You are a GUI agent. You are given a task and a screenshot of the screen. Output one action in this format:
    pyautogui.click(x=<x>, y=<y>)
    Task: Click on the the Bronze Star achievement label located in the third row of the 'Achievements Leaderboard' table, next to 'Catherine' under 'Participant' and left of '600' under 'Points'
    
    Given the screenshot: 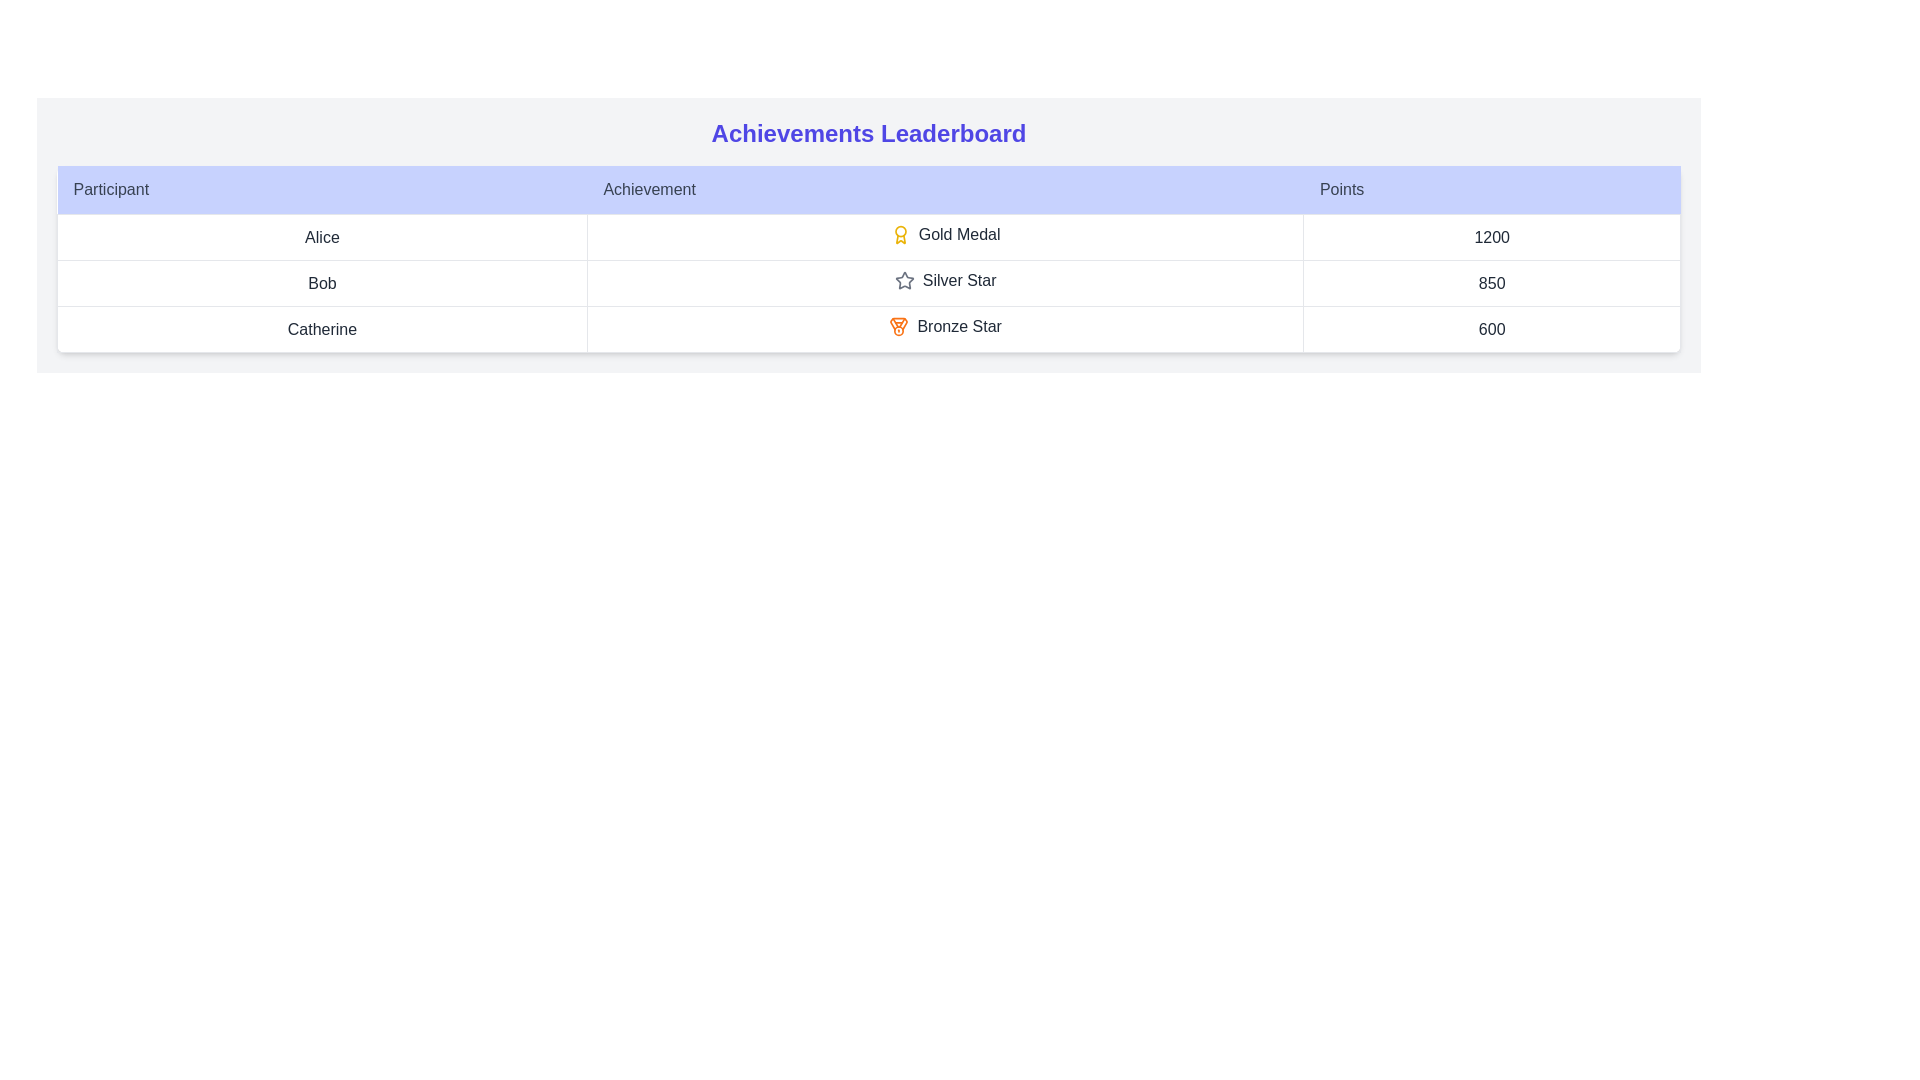 What is the action you would take?
    pyautogui.click(x=944, y=326)
    